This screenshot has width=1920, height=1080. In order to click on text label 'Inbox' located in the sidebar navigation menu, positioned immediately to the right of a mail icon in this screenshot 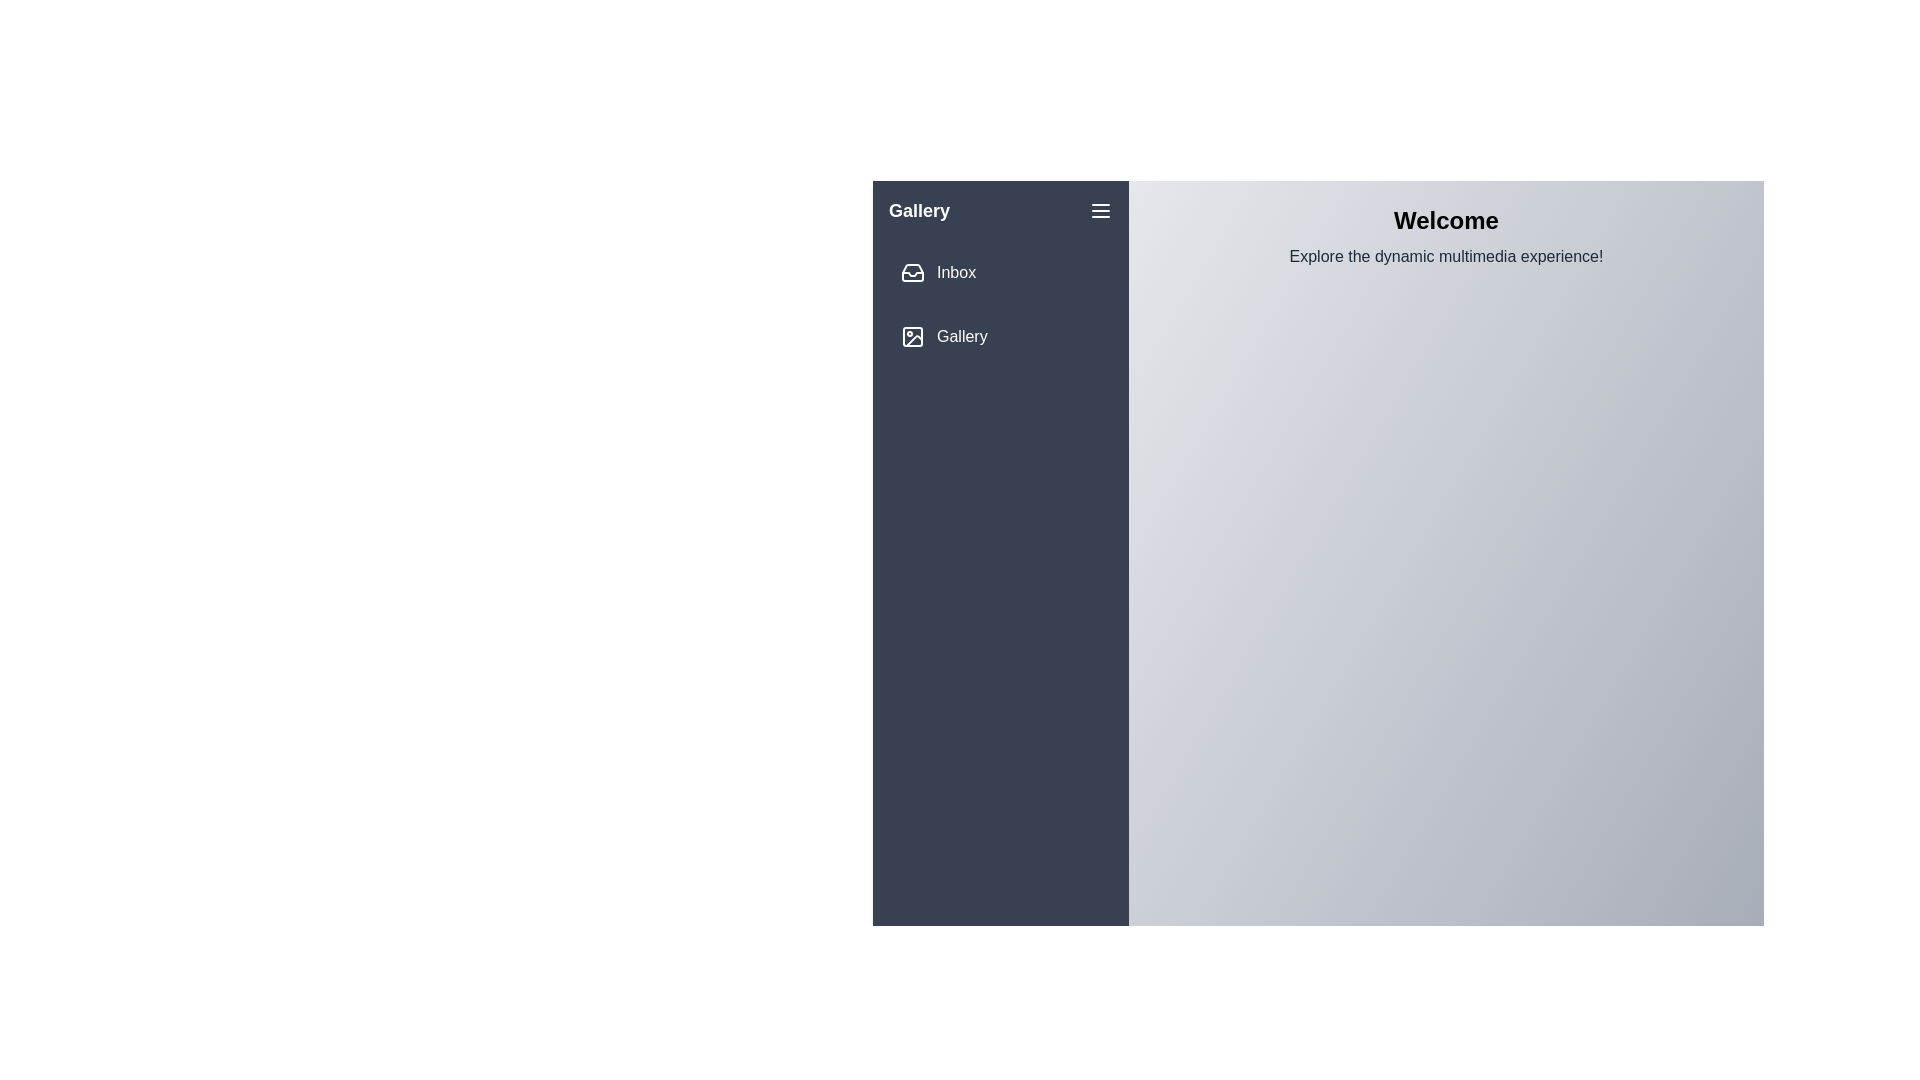, I will do `click(955, 273)`.